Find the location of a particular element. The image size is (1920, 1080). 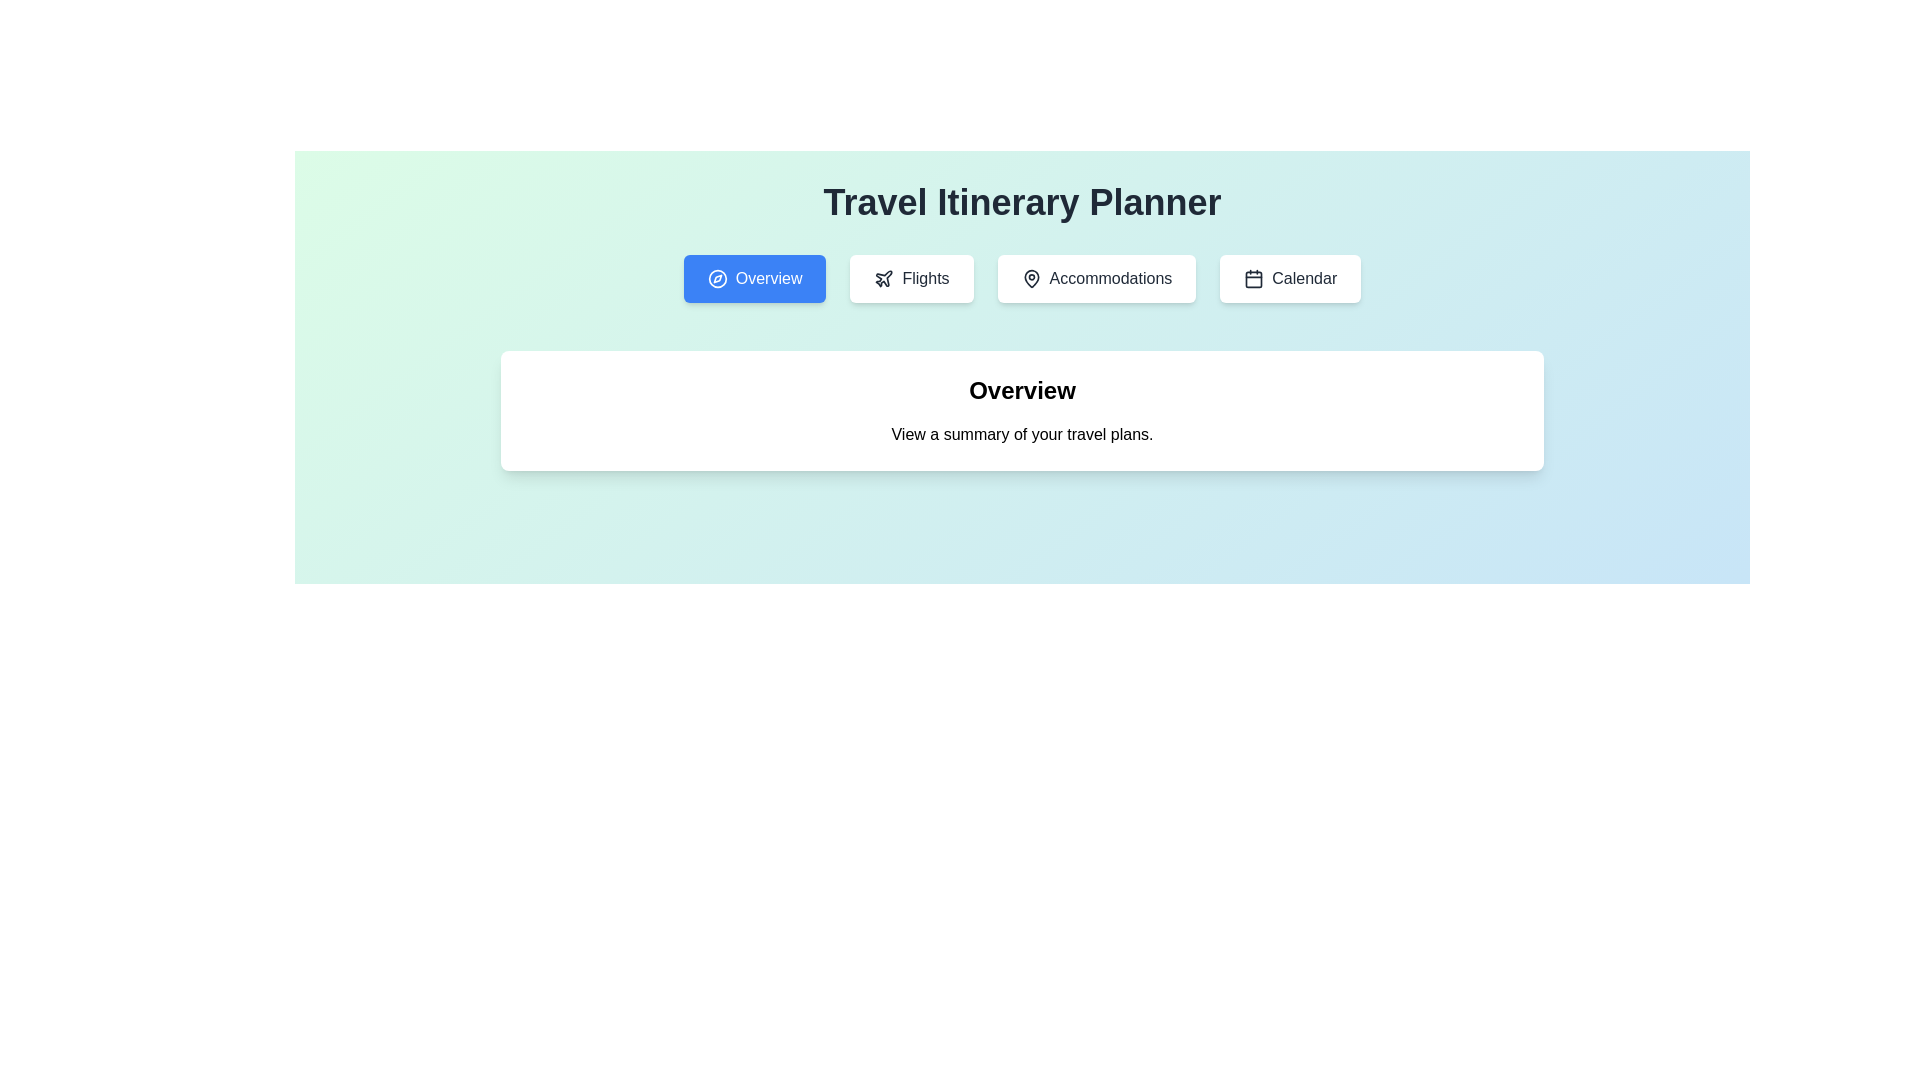

the rectangular shape with rounded corners that is part of the calendar icon, which is labeled 'Calendar' and positioned in the navigation button group is located at coordinates (1253, 279).